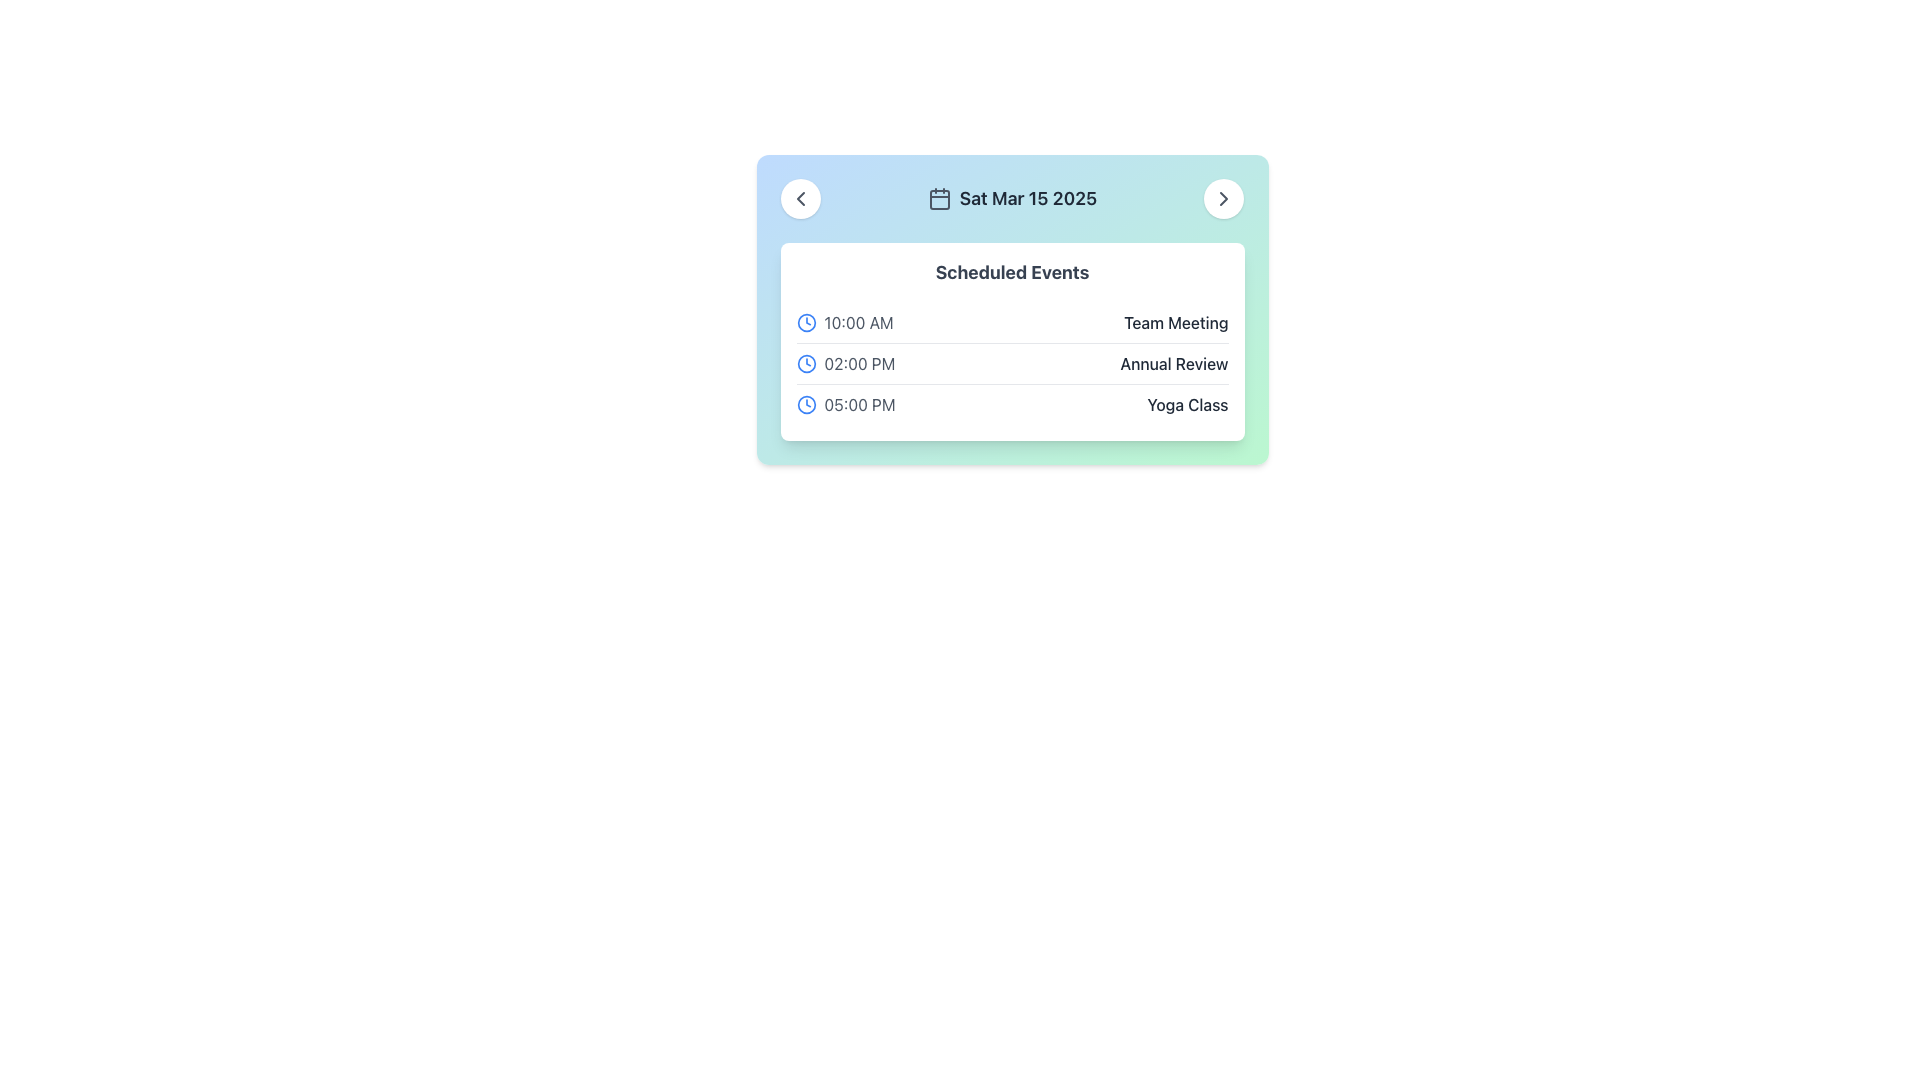 Image resolution: width=1920 pixels, height=1080 pixels. What do you see at coordinates (1223, 199) in the screenshot?
I see `the right-facing chevron arrow icon within the circular button located at the top-right corner of the calendar interface` at bounding box center [1223, 199].